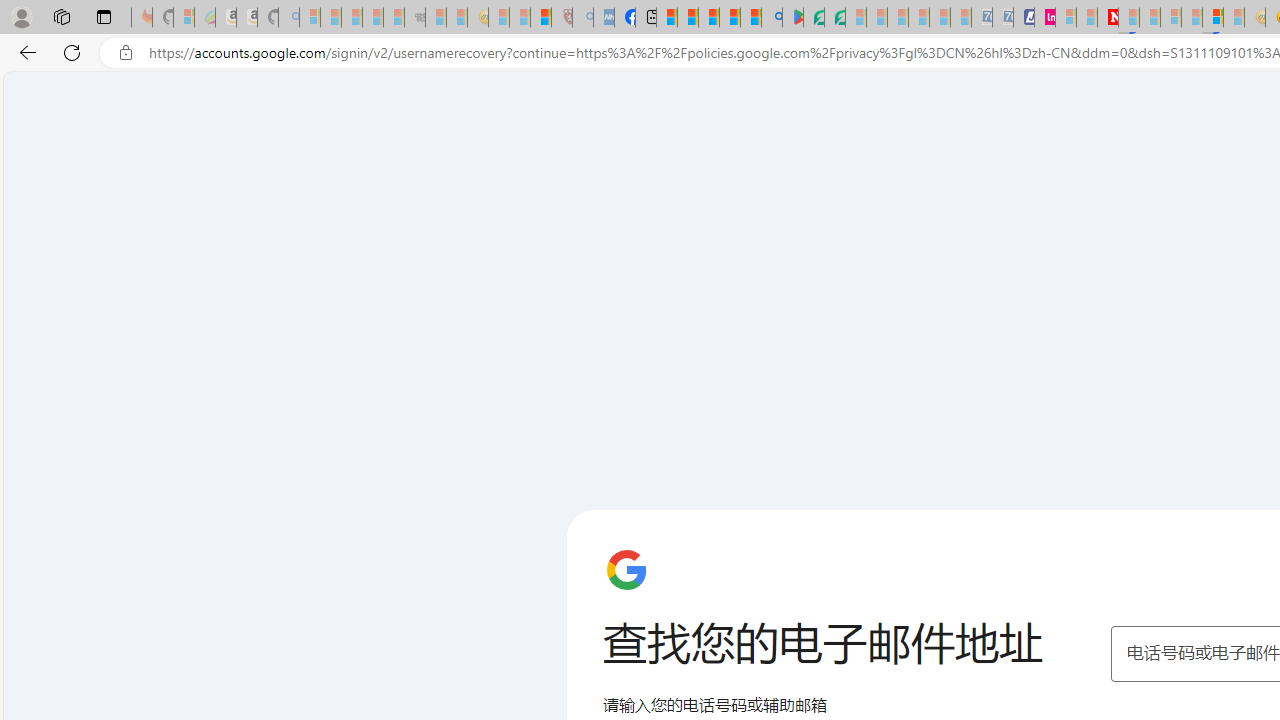 The image size is (1280, 720). Describe the element at coordinates (1002, 17) in the screenshot. I see `'Cheap Hotels - Save70.com - Sleeping'` at that location.